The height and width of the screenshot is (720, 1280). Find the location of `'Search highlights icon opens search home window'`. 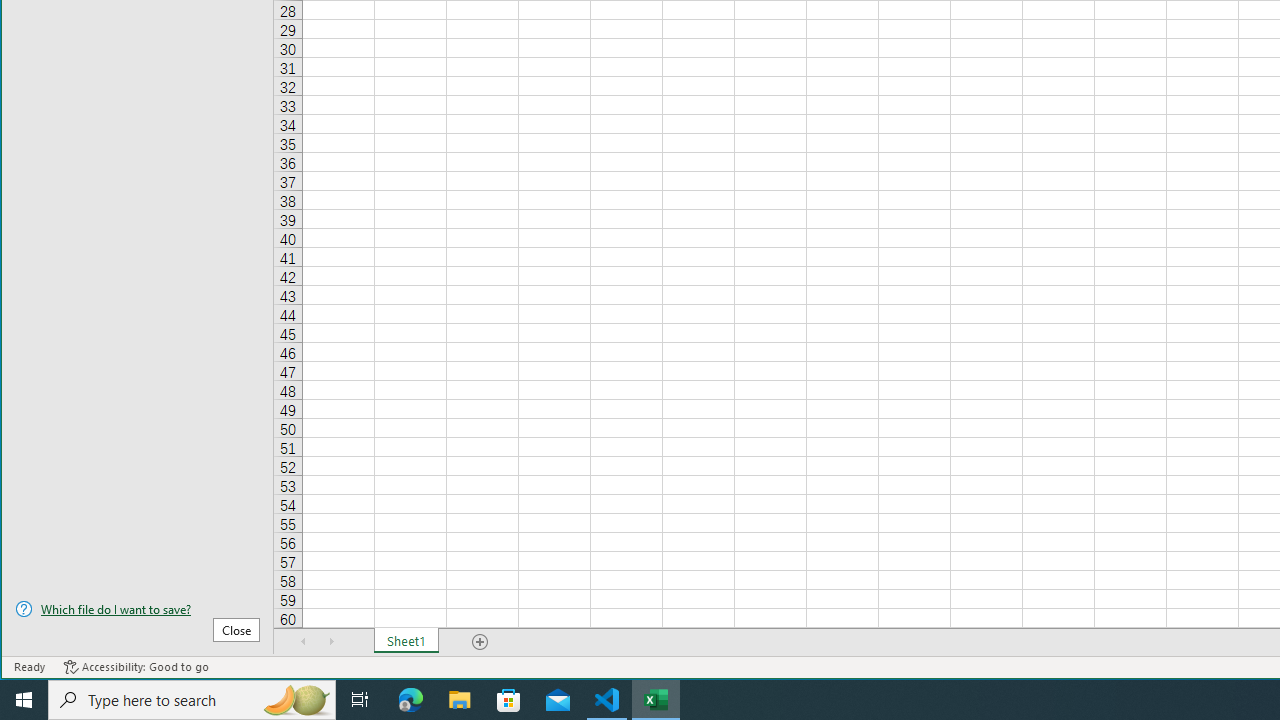

'Search highlights icon opens search home window' is located at coordinates (294, 698).